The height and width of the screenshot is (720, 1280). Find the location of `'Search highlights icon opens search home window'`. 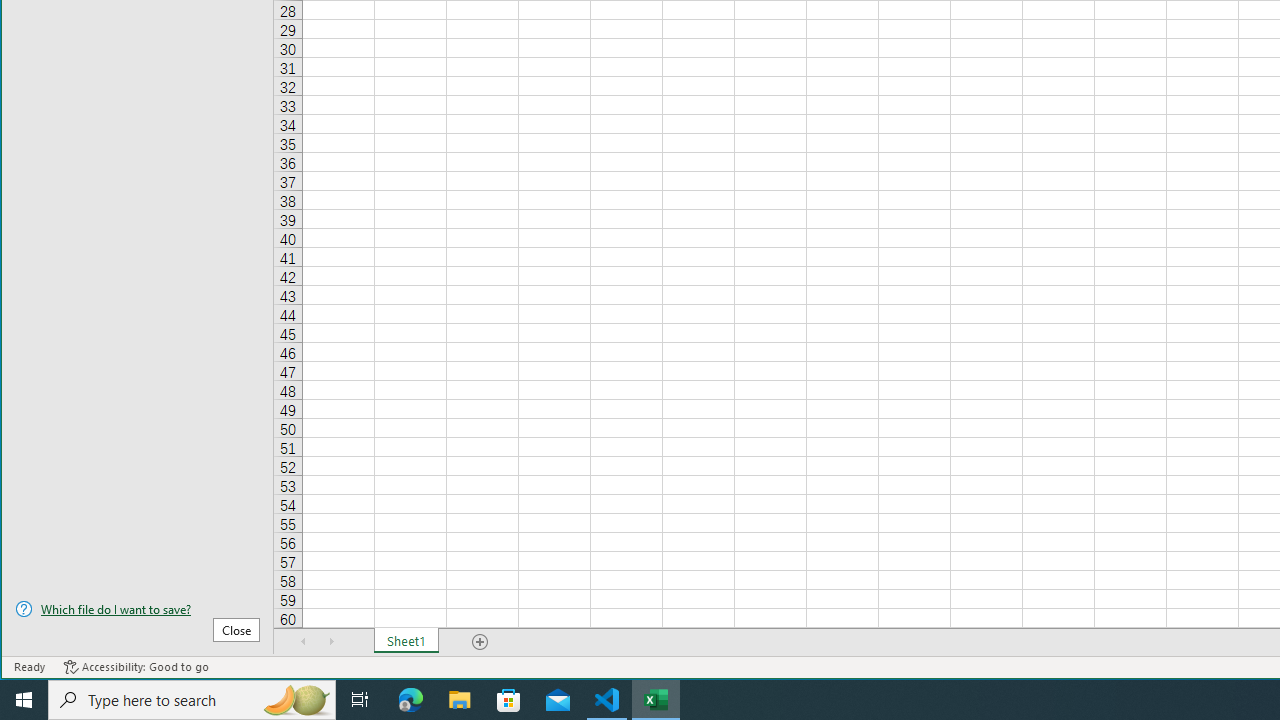

'Search highlights icon opens search home window' is located at coordinates (294, 698).